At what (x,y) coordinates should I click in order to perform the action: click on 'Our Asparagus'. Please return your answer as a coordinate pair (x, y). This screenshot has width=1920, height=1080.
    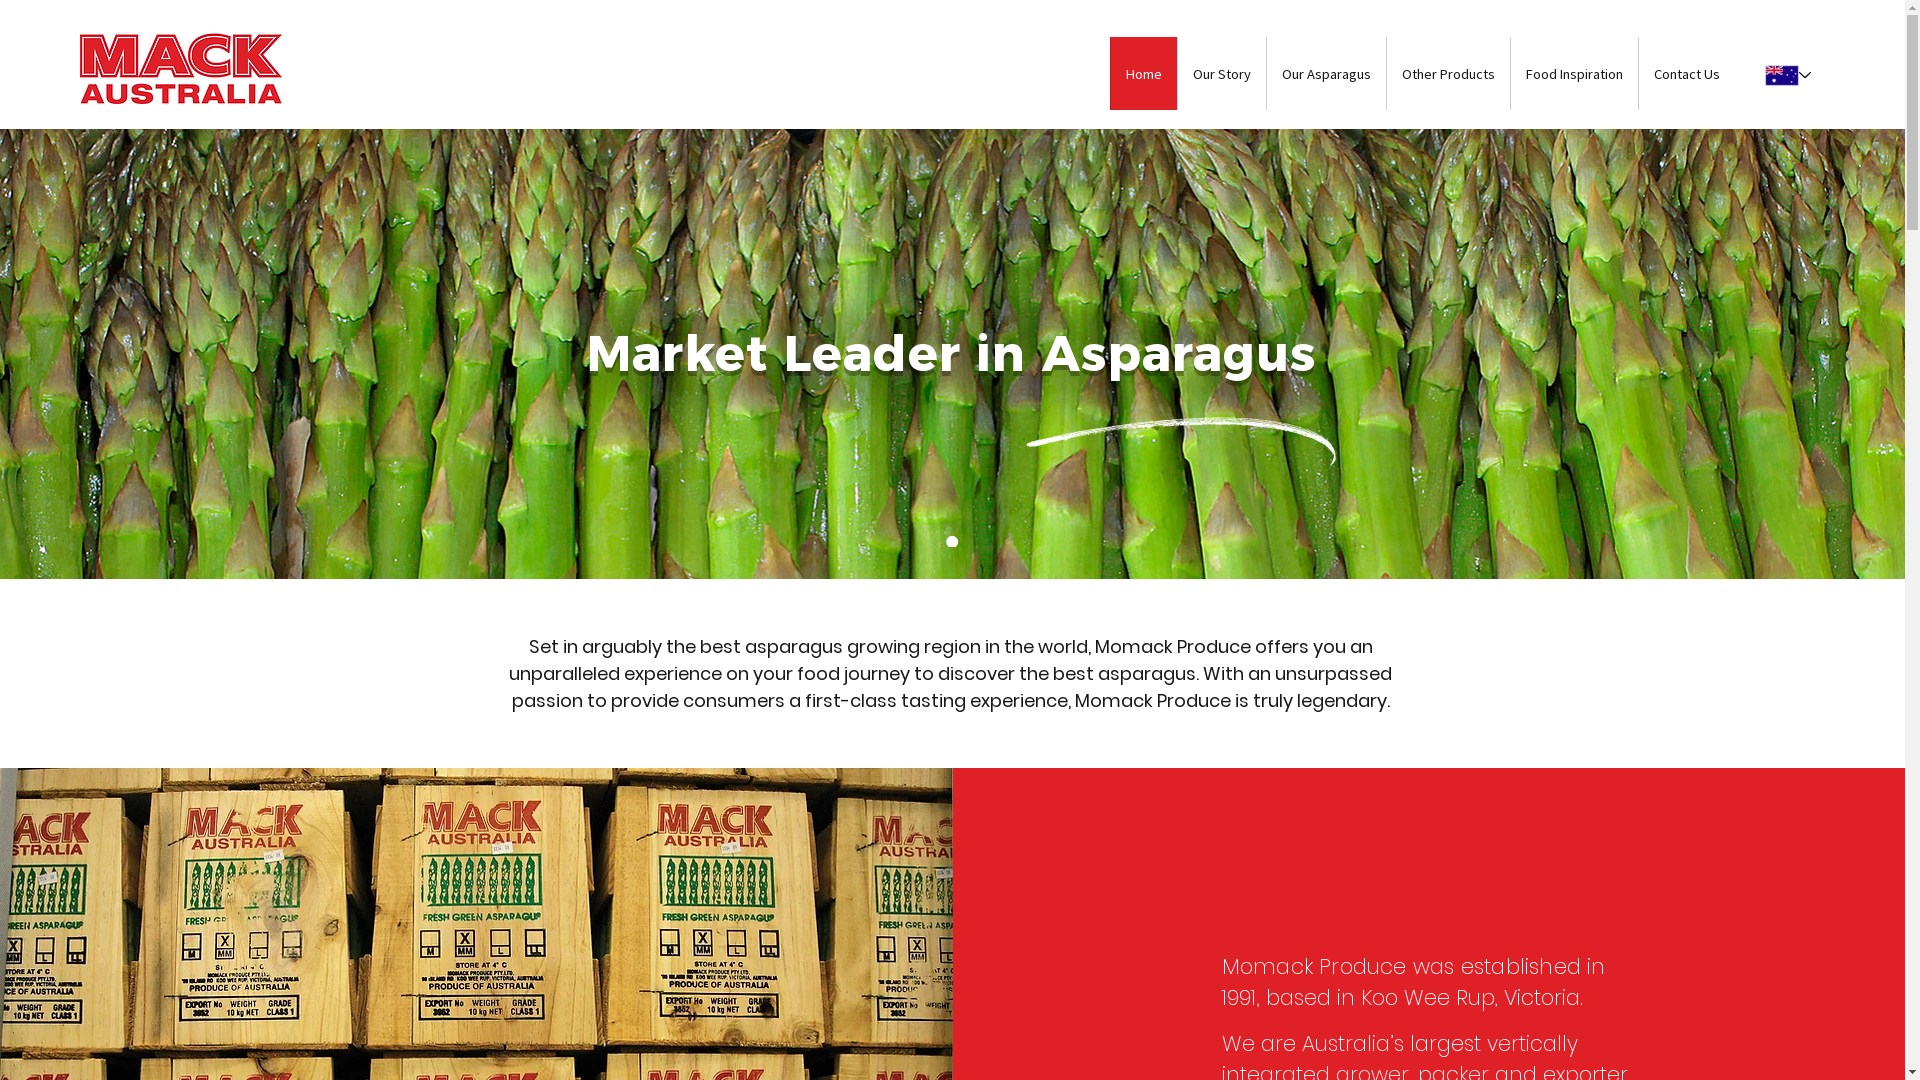
    Looking at the image, I should click on (1325, 72).